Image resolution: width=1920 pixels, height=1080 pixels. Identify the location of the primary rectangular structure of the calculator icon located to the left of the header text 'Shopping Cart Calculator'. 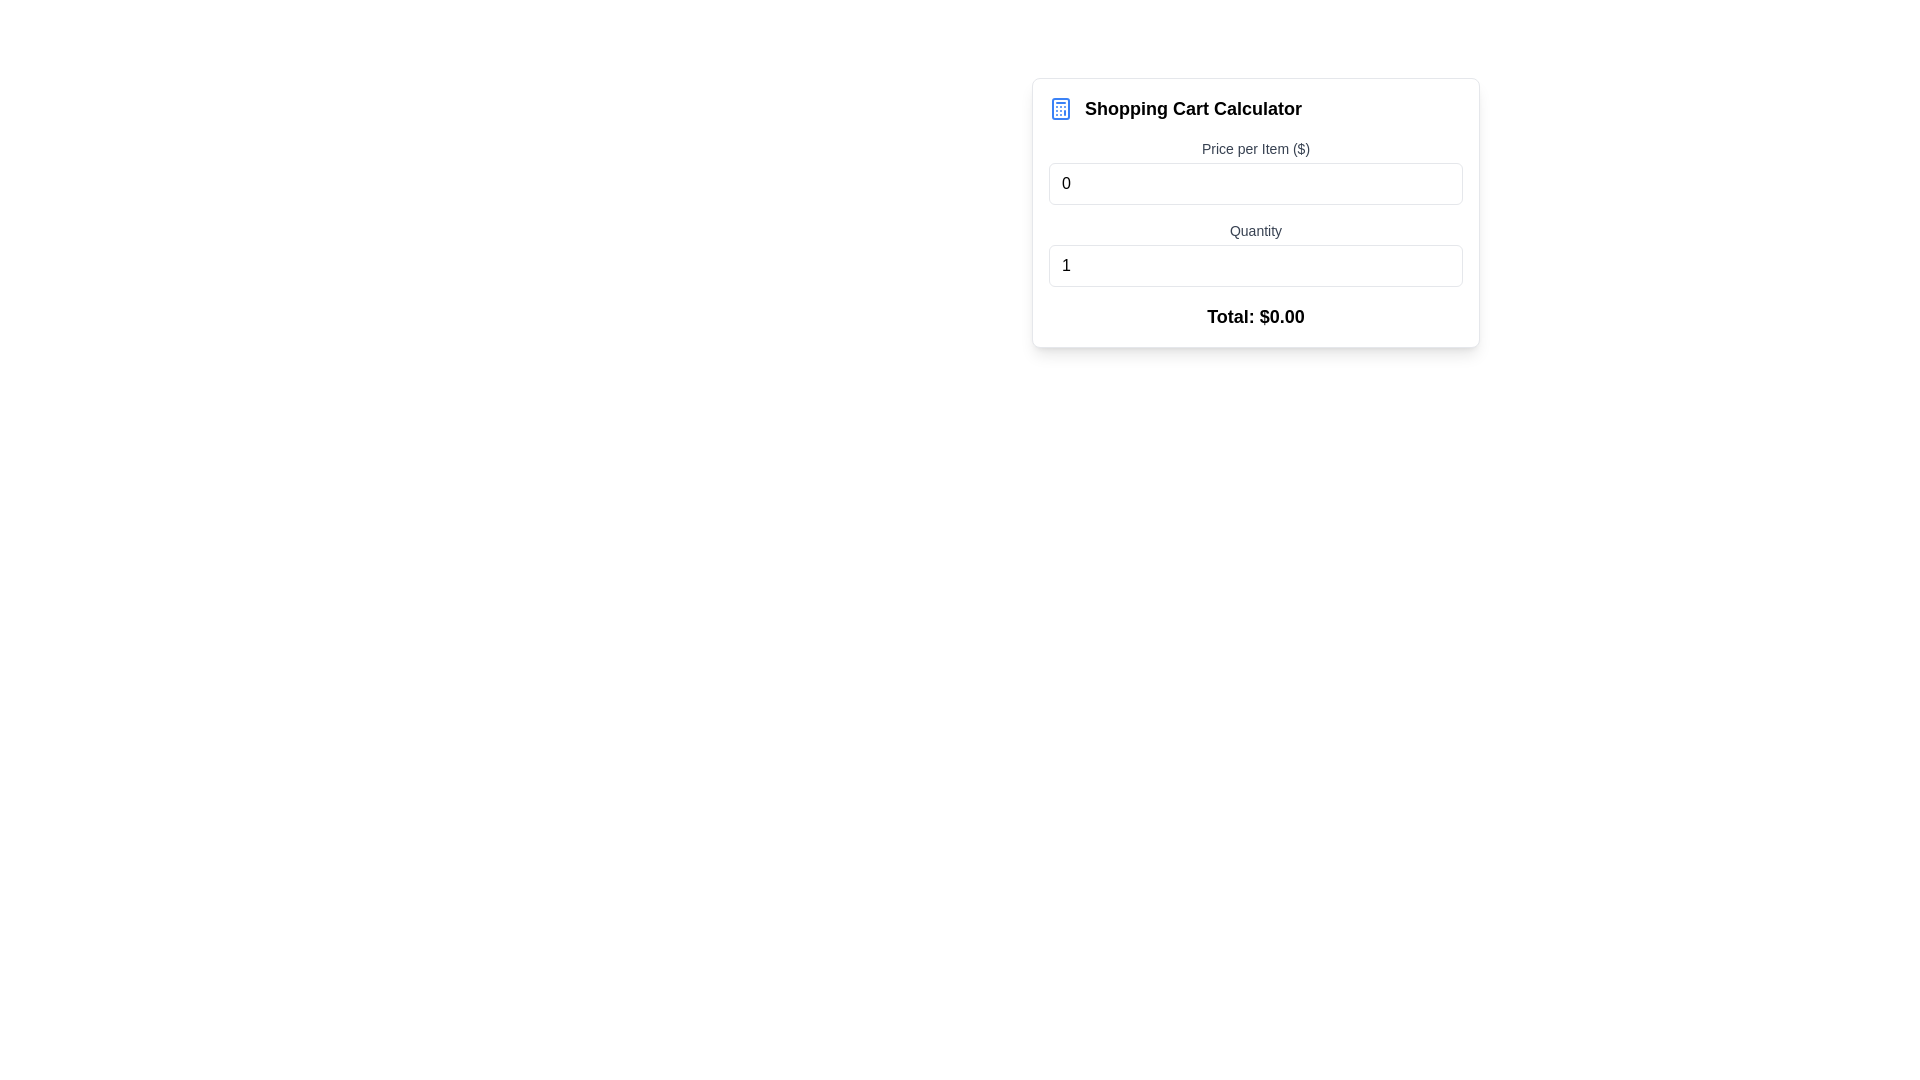
(1059, 108).